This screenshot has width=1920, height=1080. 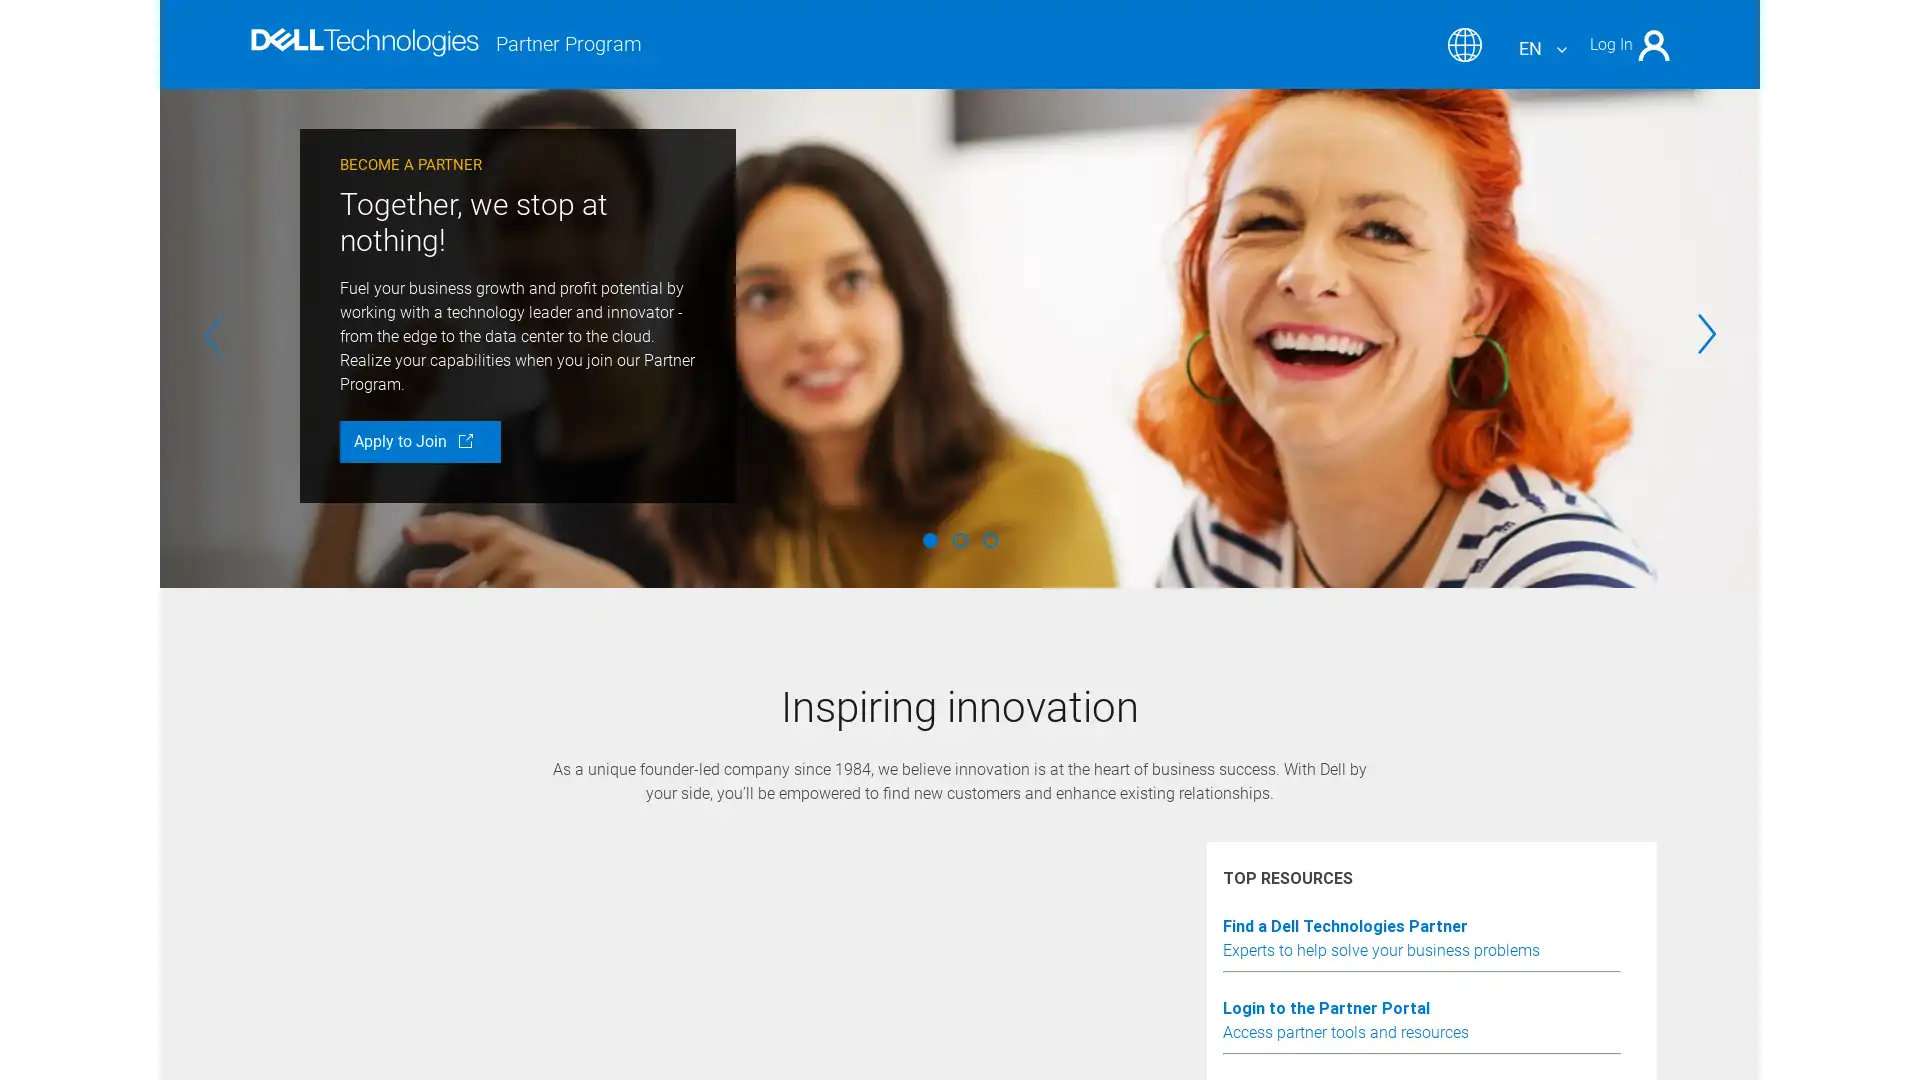 I want to click on Play, so click(x=354, y=905).